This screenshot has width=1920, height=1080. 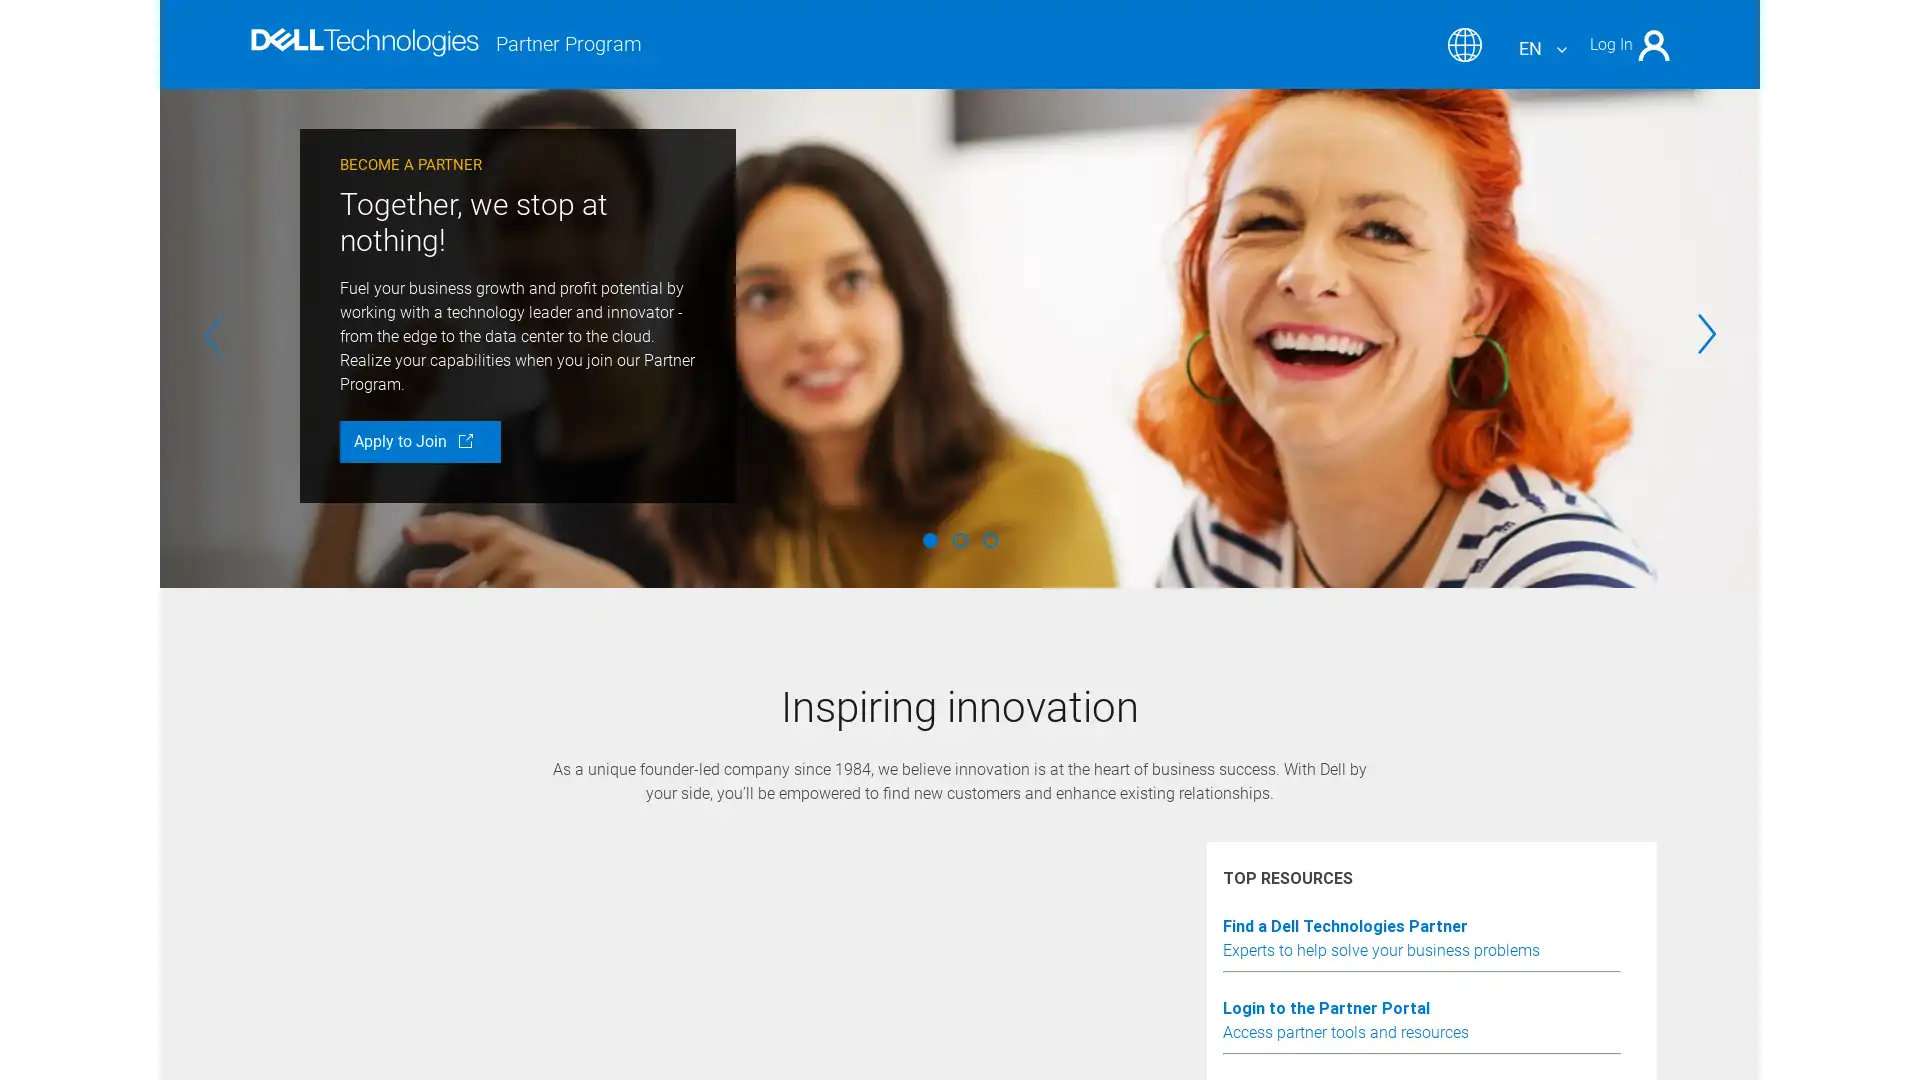 I want to click on Play, so click(x=354, y=905).